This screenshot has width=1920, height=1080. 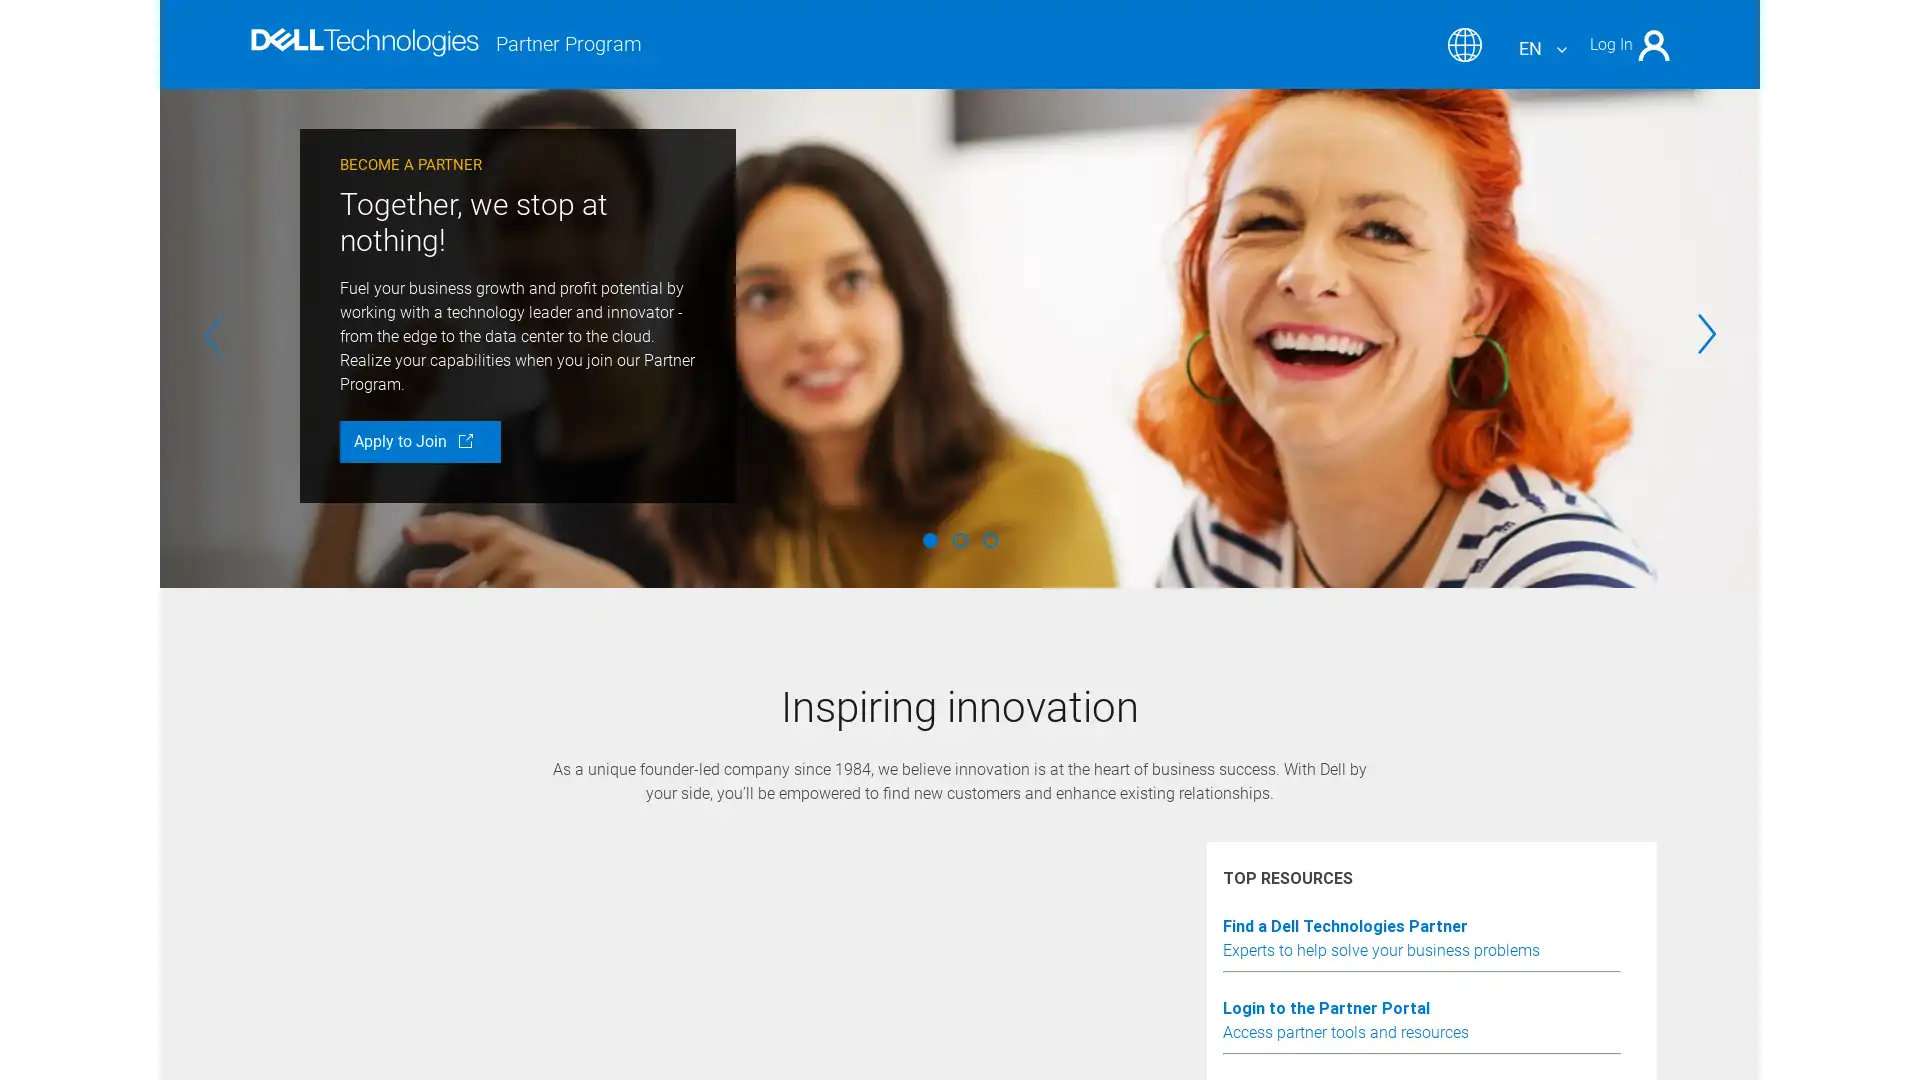 I want to click on Play, so click(x=354, y=905).